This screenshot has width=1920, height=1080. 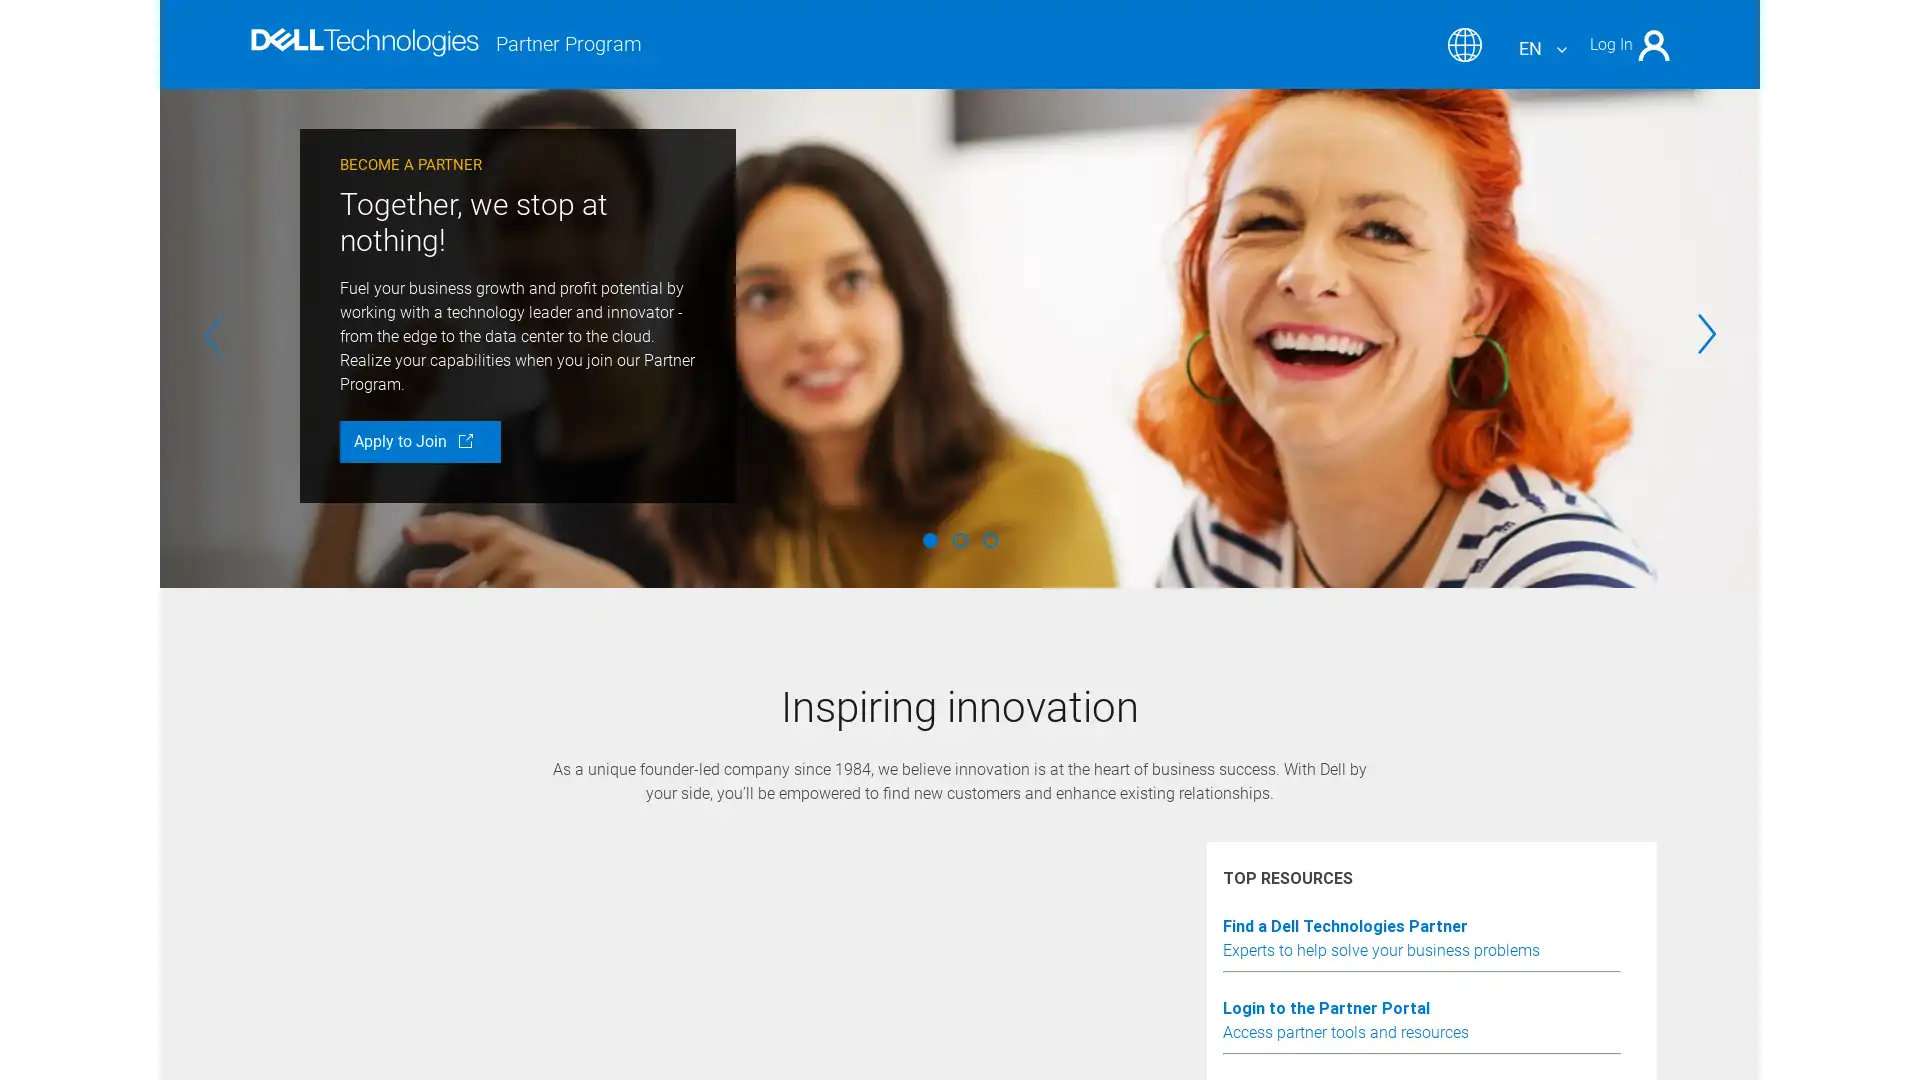 I want to click on Play, so click(x=354, y=905).